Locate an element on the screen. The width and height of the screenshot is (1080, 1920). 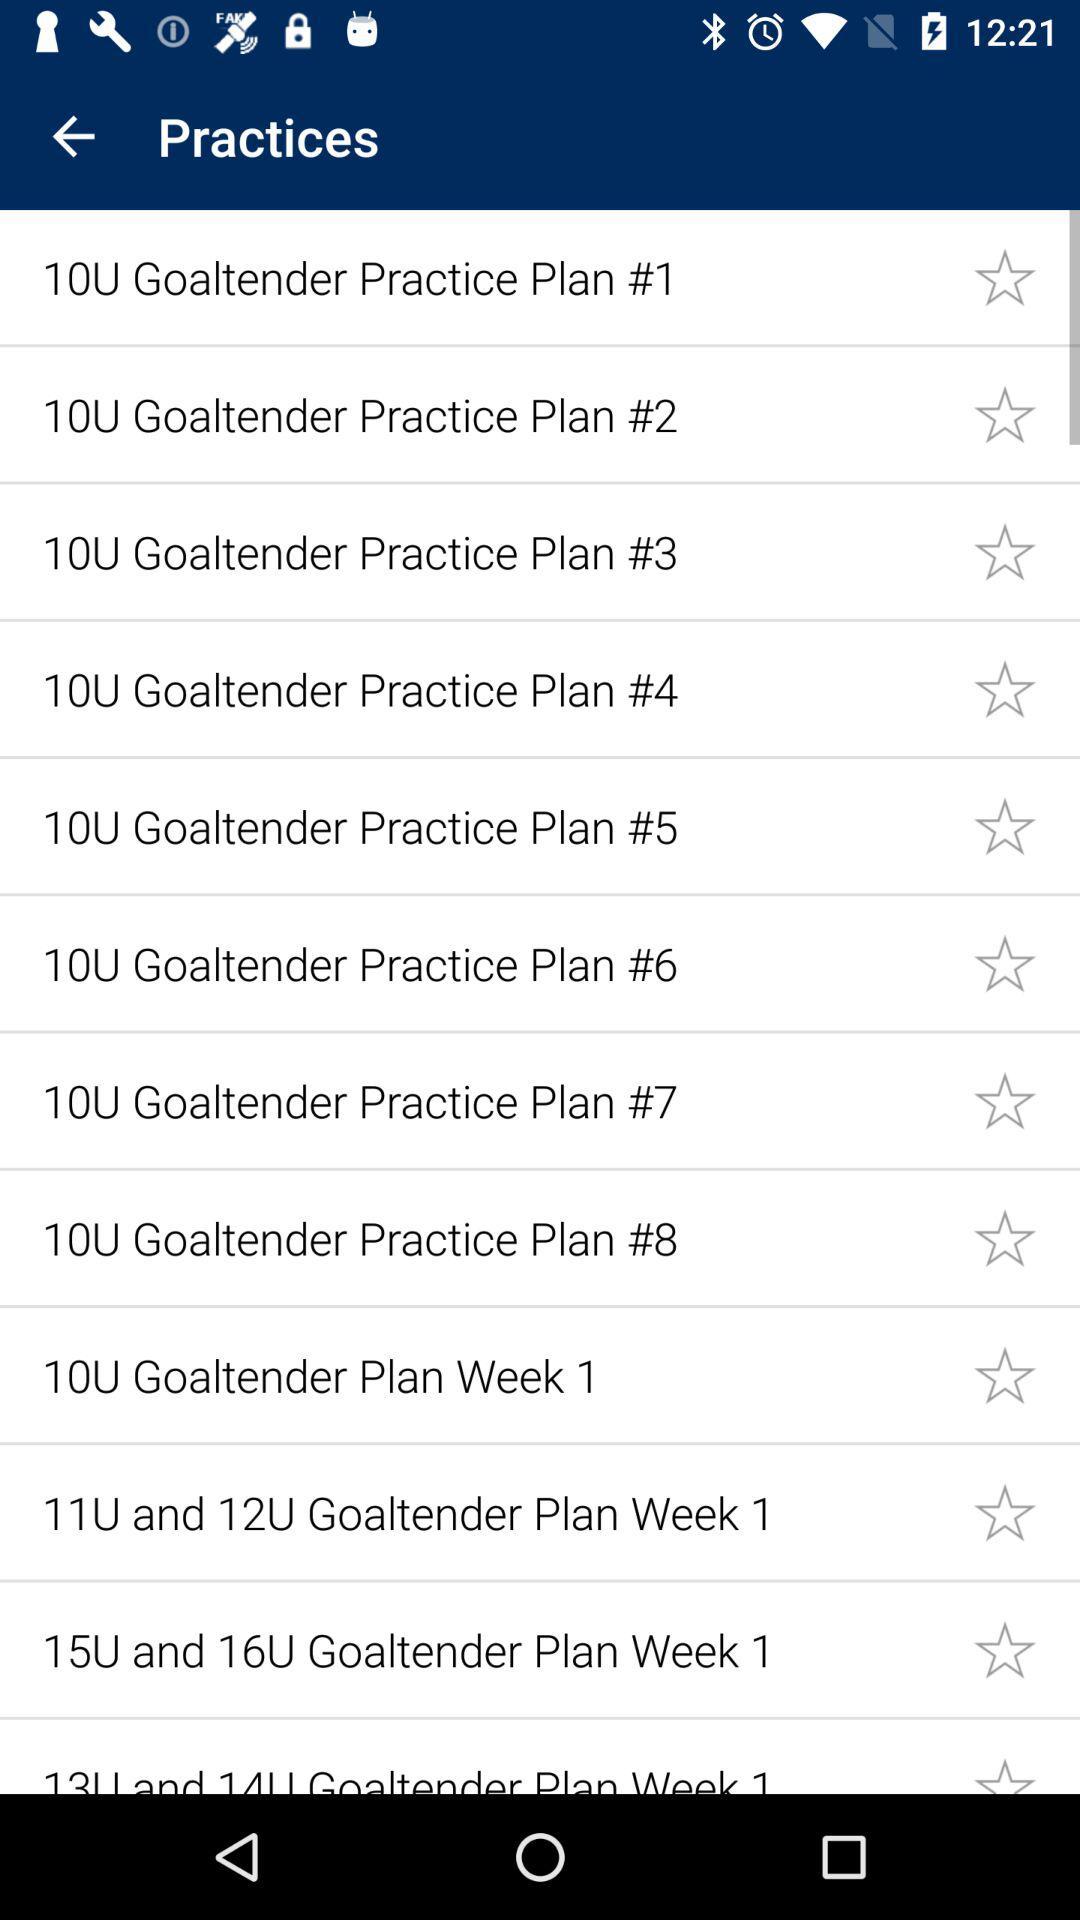
set favorite to 1ou goaltender practic plan 8 is located at coordinates (1026, 1236).